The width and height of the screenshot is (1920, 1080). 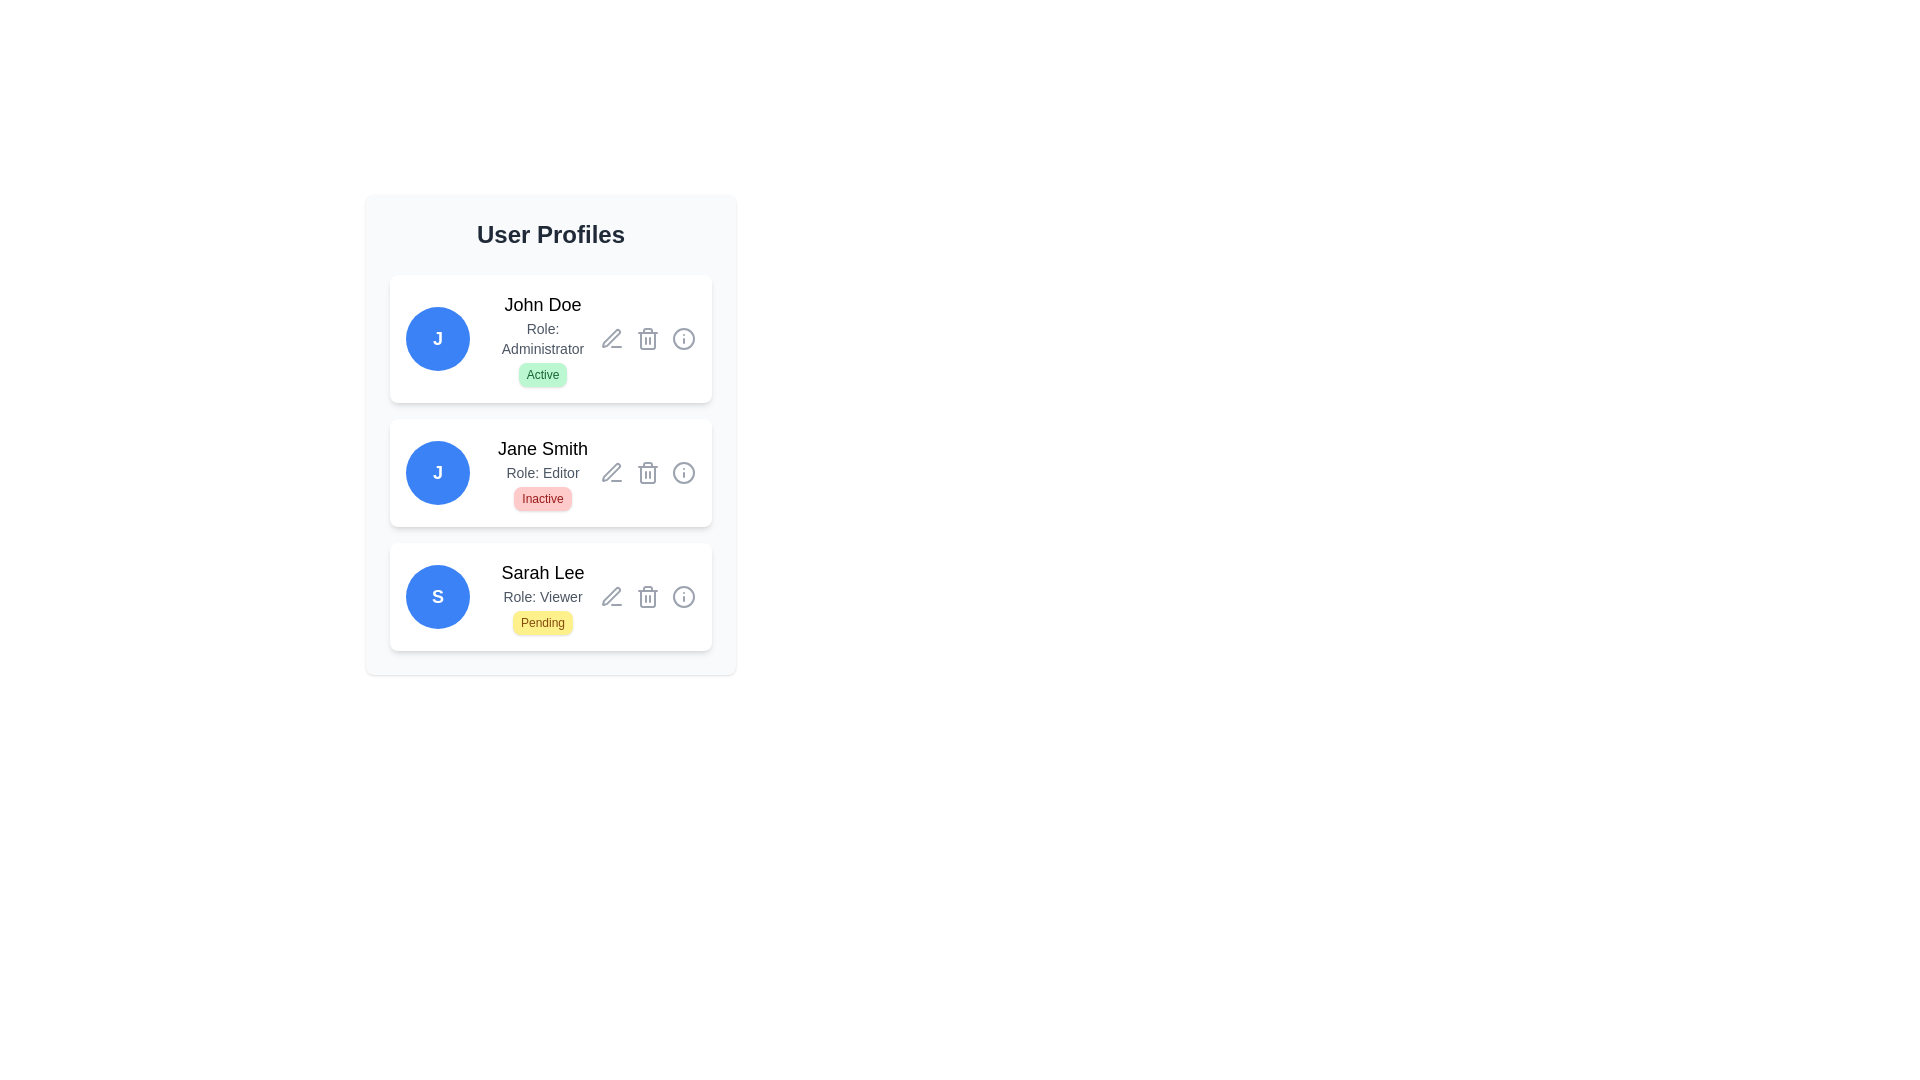 What do you see at coordinates (542, 596) in the screenshot?
I see `the static text element that indicates the user's role as 'Viewer', positioned beneath 'Sarah Lee' and above 'Pending'` at bounding box center [542, 596].